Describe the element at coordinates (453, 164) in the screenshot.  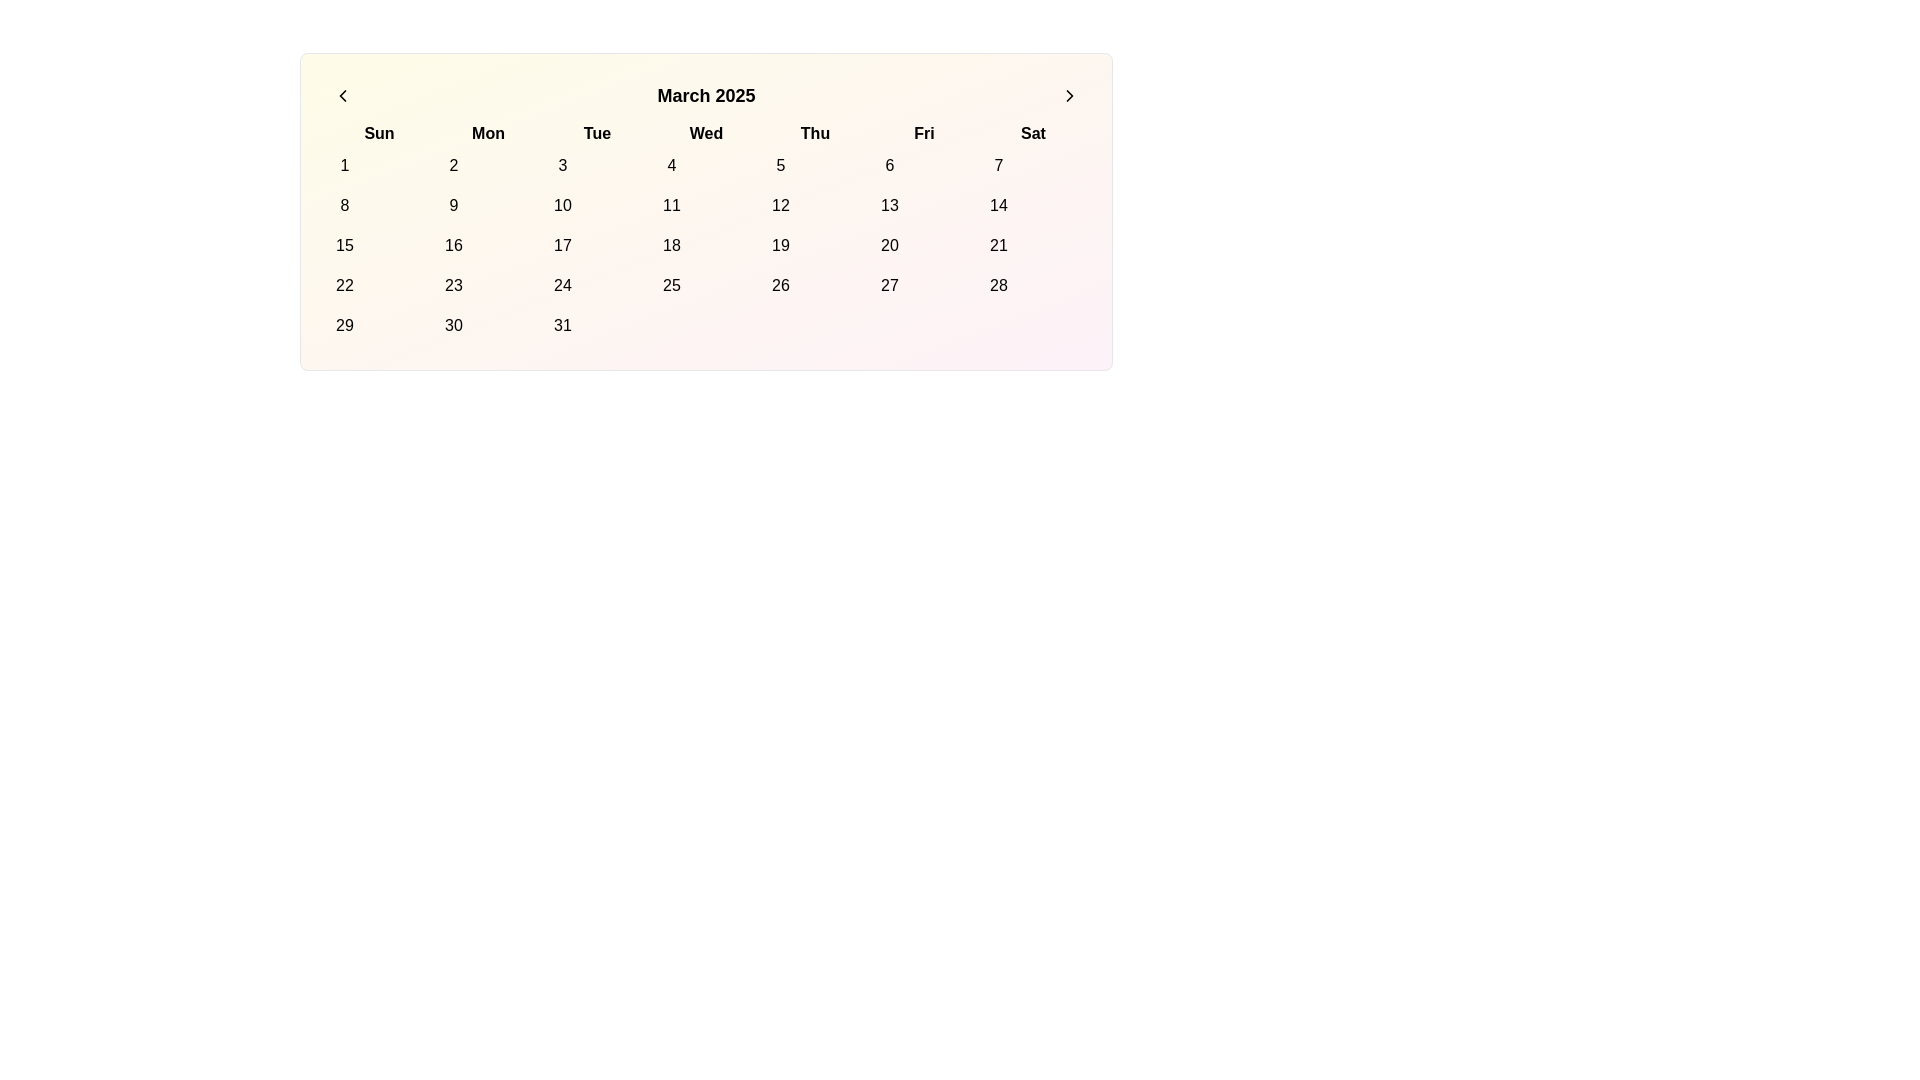
I see `the circular button labeled '2' located in the first row under the 'Mon' column of the calendar grid` at that location.